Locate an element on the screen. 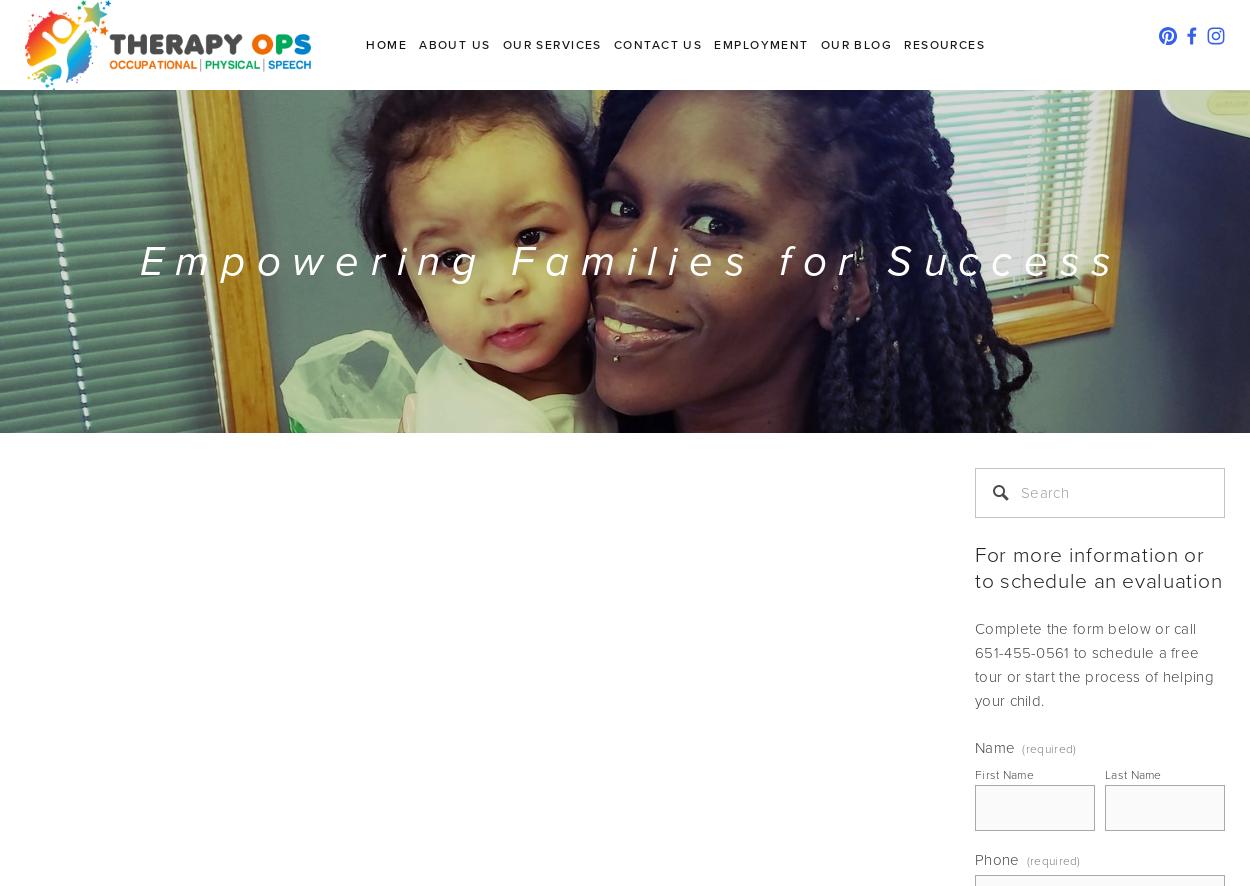 This screenshot has width=1250, height=886. 'Our Blog' is located at coordinates (855, 44).